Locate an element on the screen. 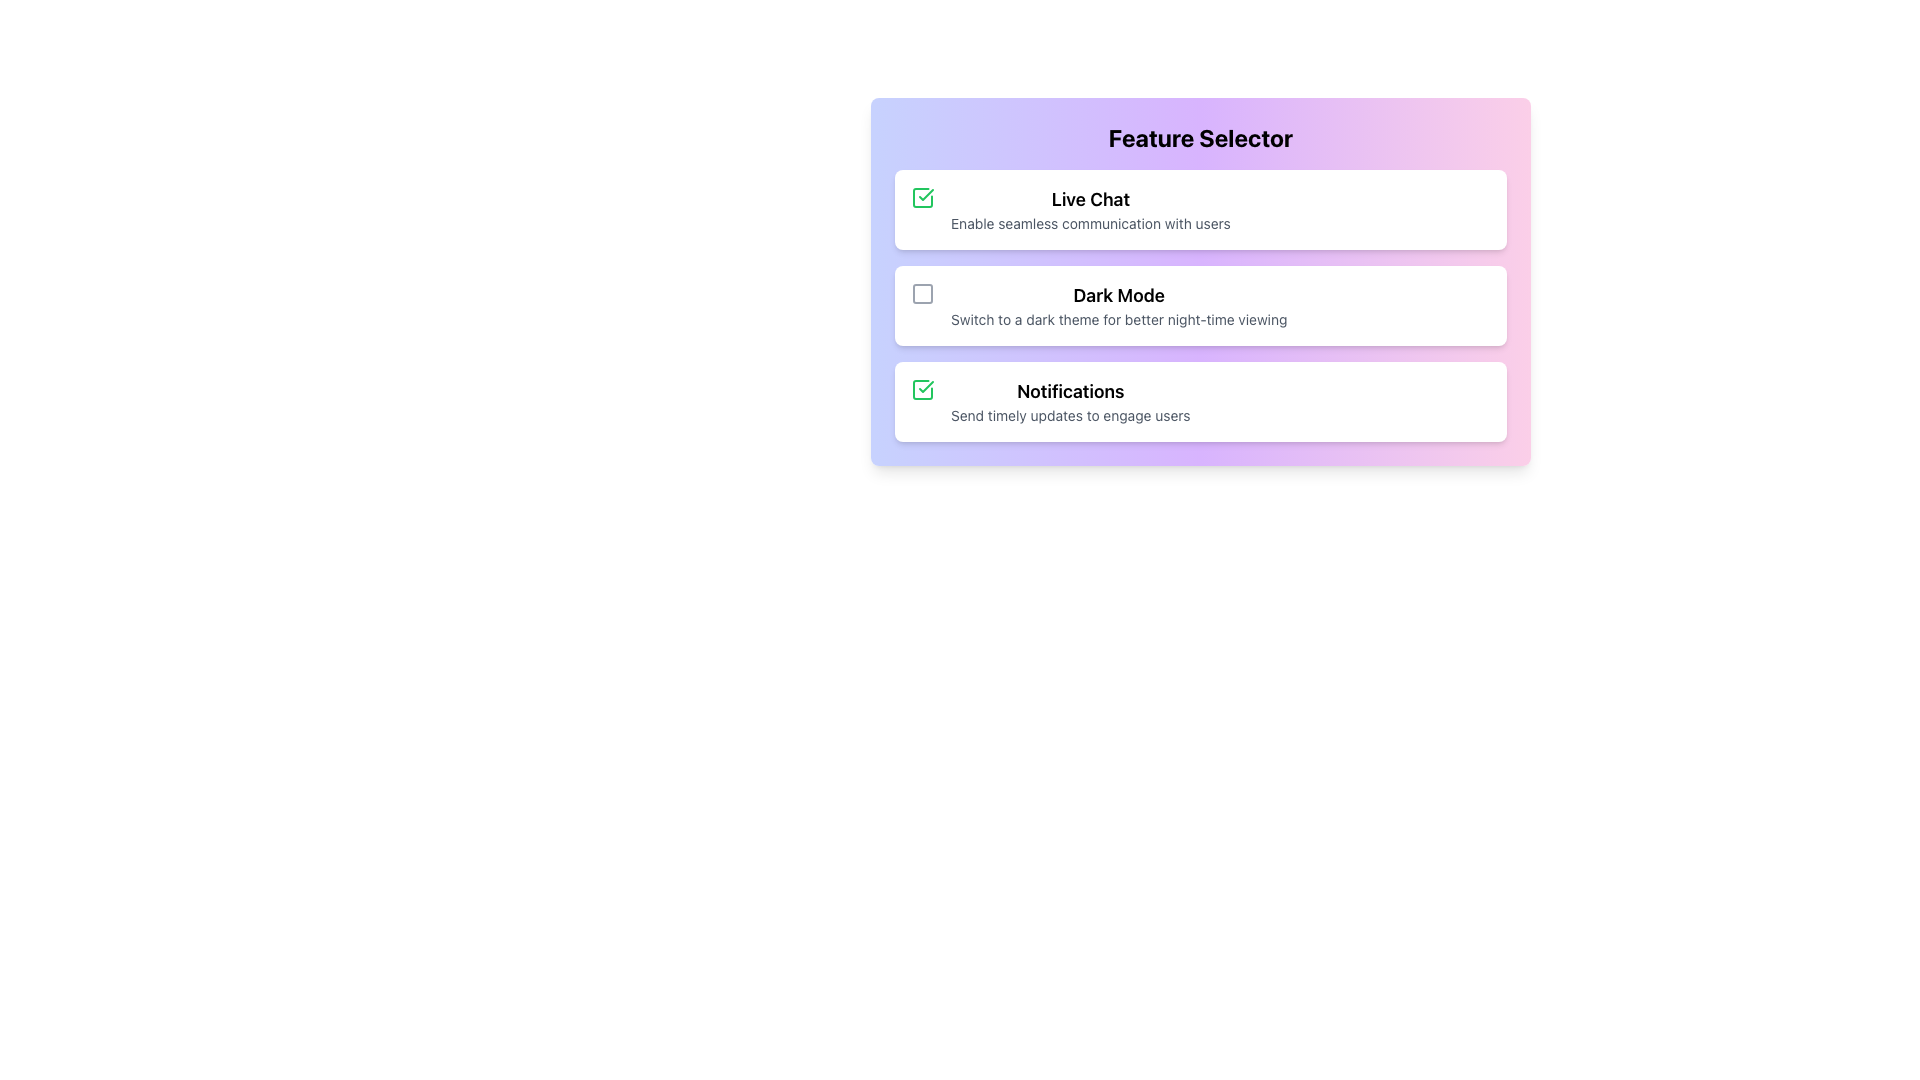  the text label providing supplementary information for the 'Live Chat' feature, which is positioned directly below the title 'Live Chat' in the 'Feature Selector' section is located at coordinates (1089, 223).